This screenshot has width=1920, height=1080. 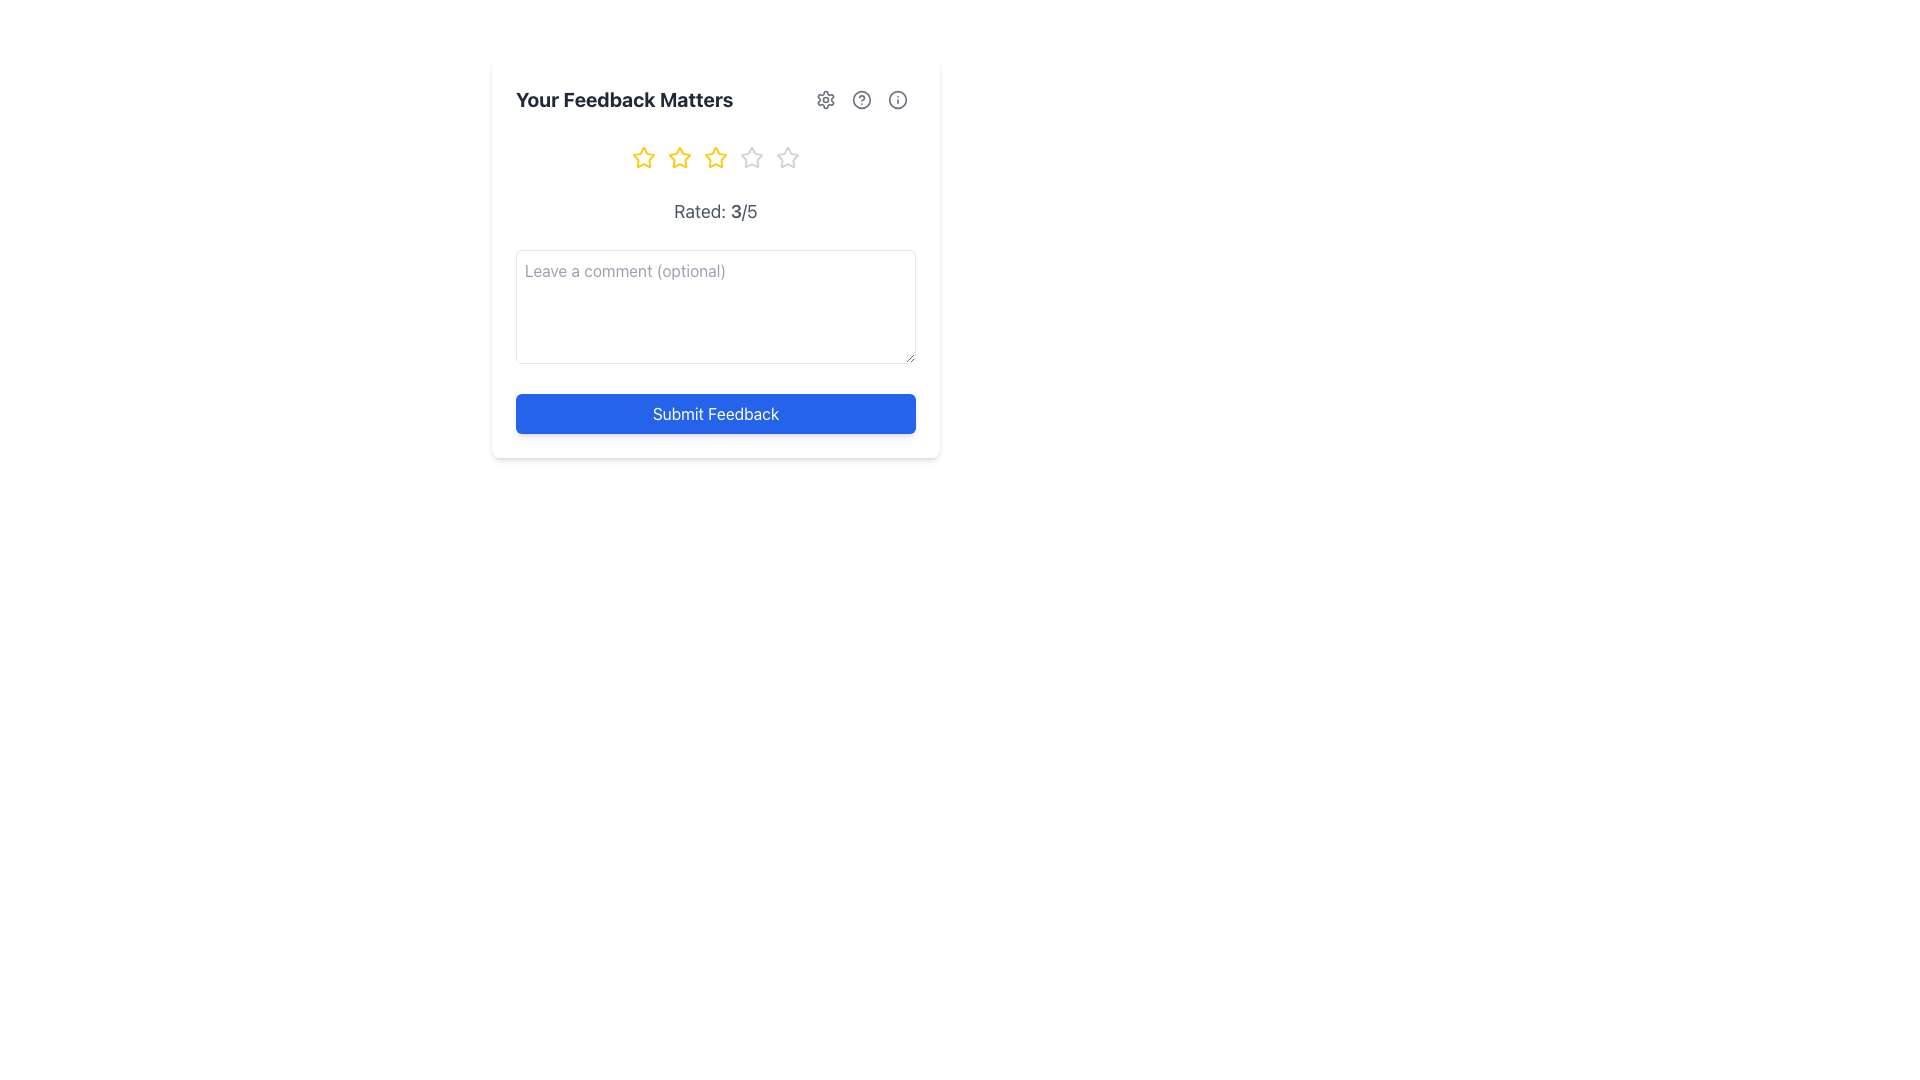 I want to click on the fifth star in the rating group under 'Your Feedback Matters', so click(x=786, y=157).